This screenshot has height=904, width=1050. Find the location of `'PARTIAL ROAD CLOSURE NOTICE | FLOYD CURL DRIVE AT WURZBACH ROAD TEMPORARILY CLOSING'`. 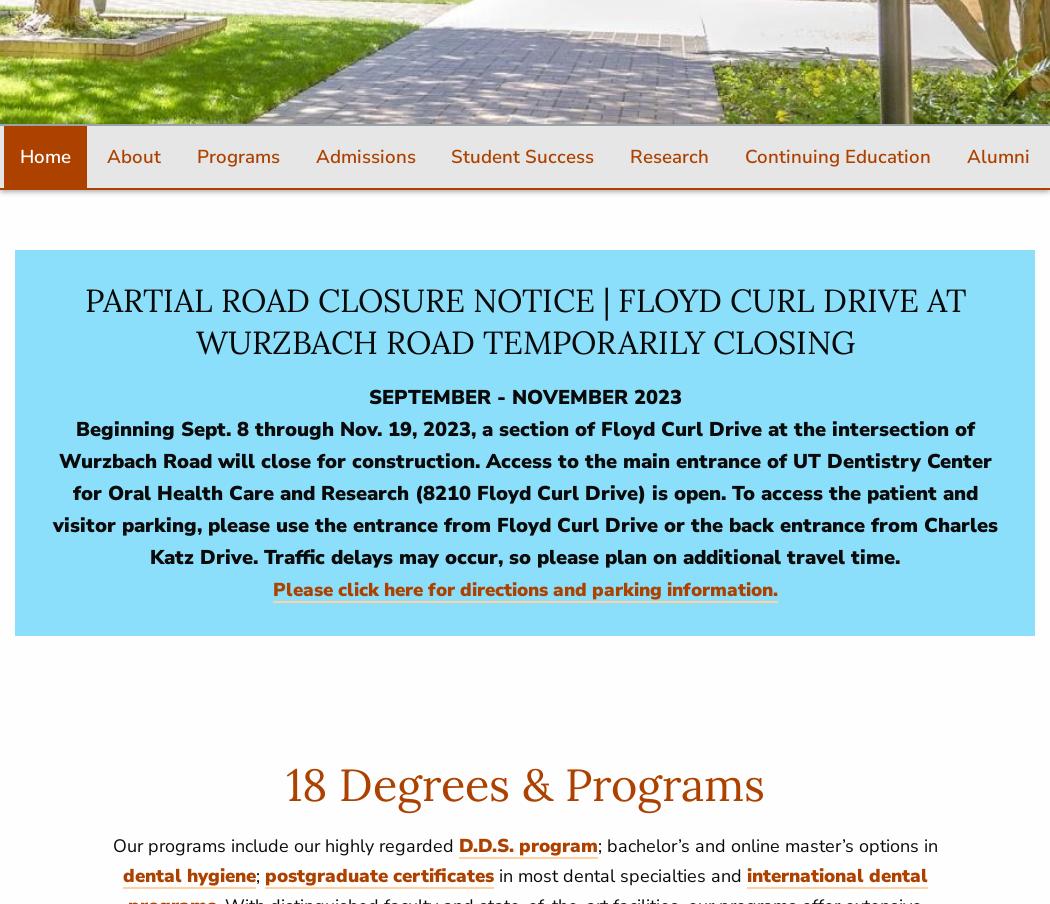

'PARTIAL ROAD CLOSURE NOTICE | FLOYD CURL DRIVE AT WURZBACH ROAD TEMPORARILY CLOSING' is located at coordinates (84, 321).